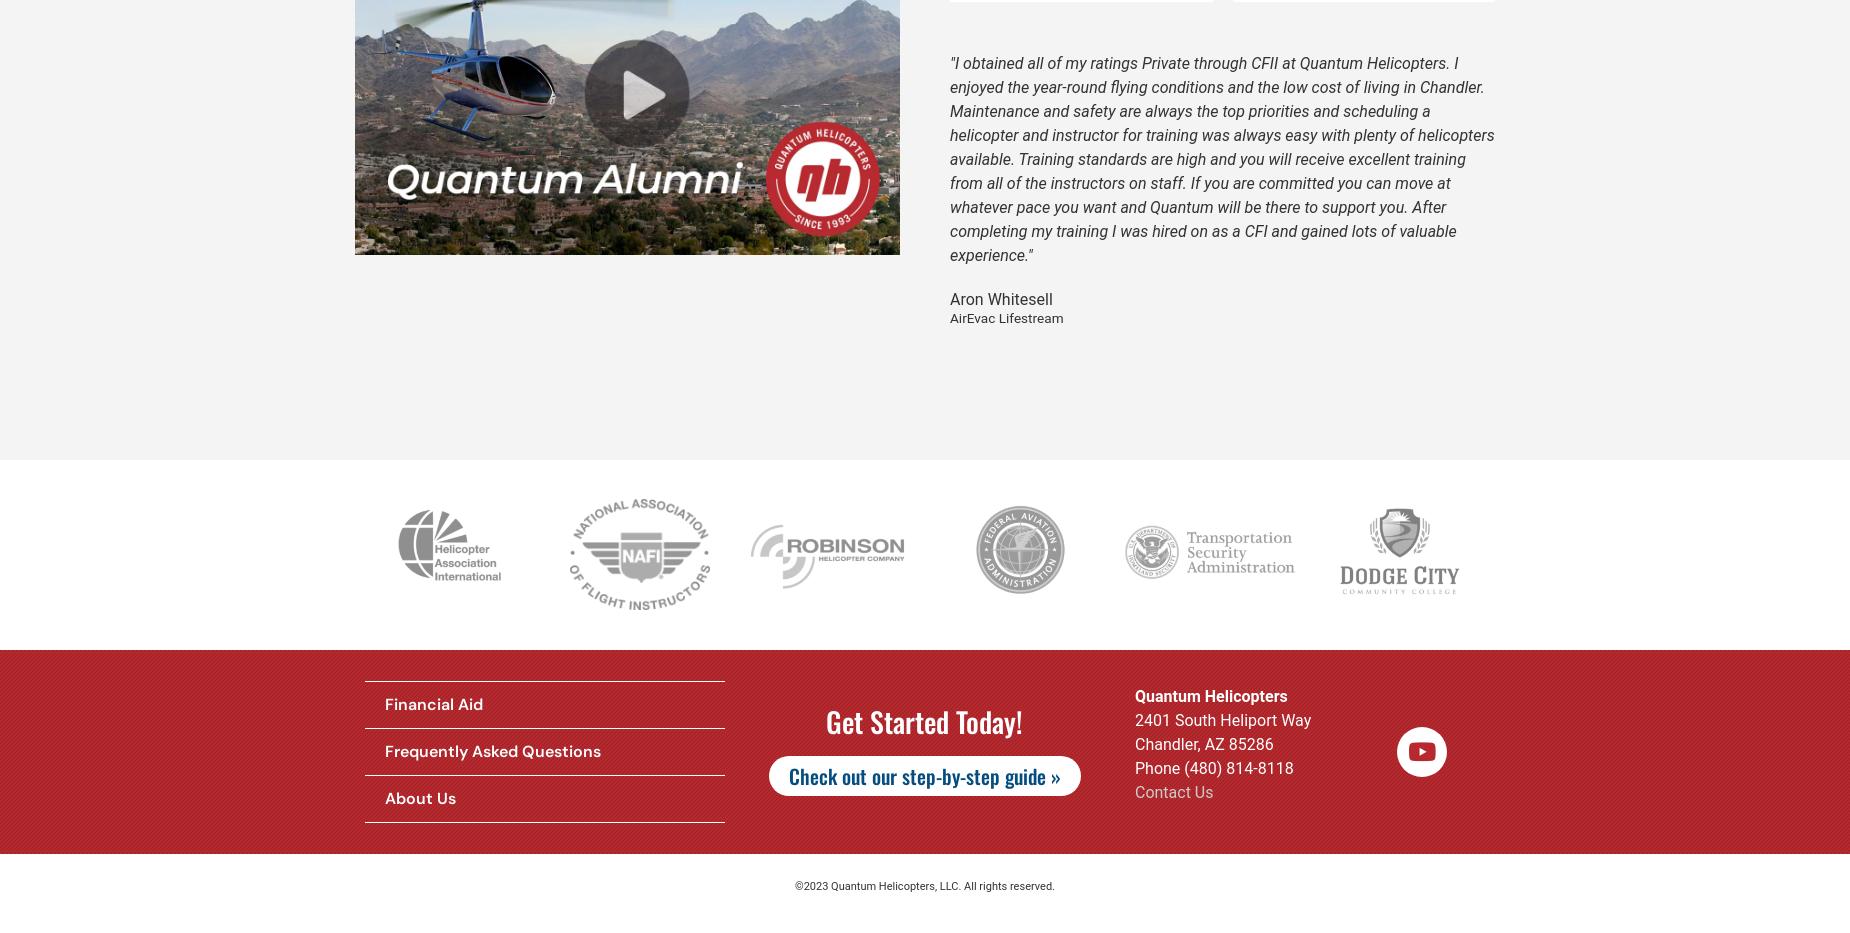 This screenshot has height=933, width=1850. I want to click on 'Phone (480) 814-8118', so click(1212, 766).